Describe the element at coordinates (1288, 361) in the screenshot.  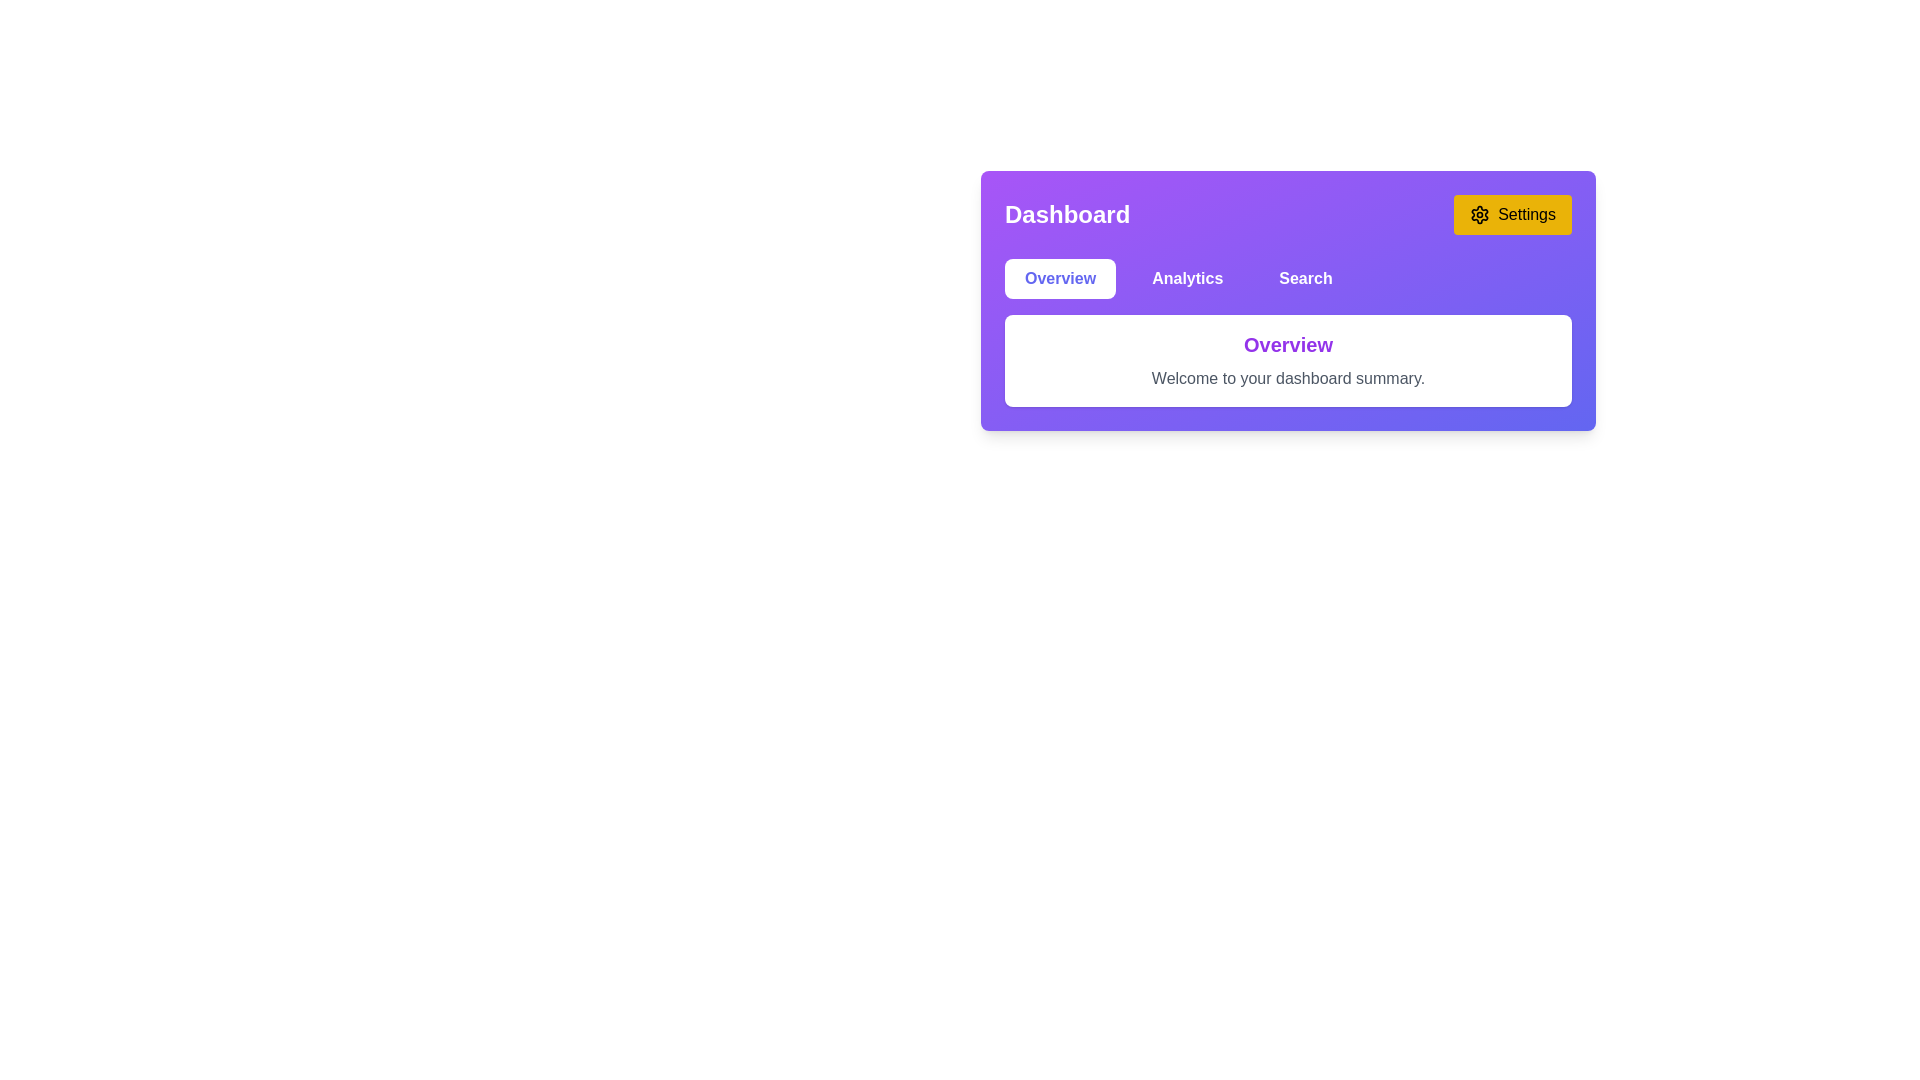
I see `the Text block located in the central region of the dashboard, which provides a summary or greeting and is positioned below the button group` at that location.